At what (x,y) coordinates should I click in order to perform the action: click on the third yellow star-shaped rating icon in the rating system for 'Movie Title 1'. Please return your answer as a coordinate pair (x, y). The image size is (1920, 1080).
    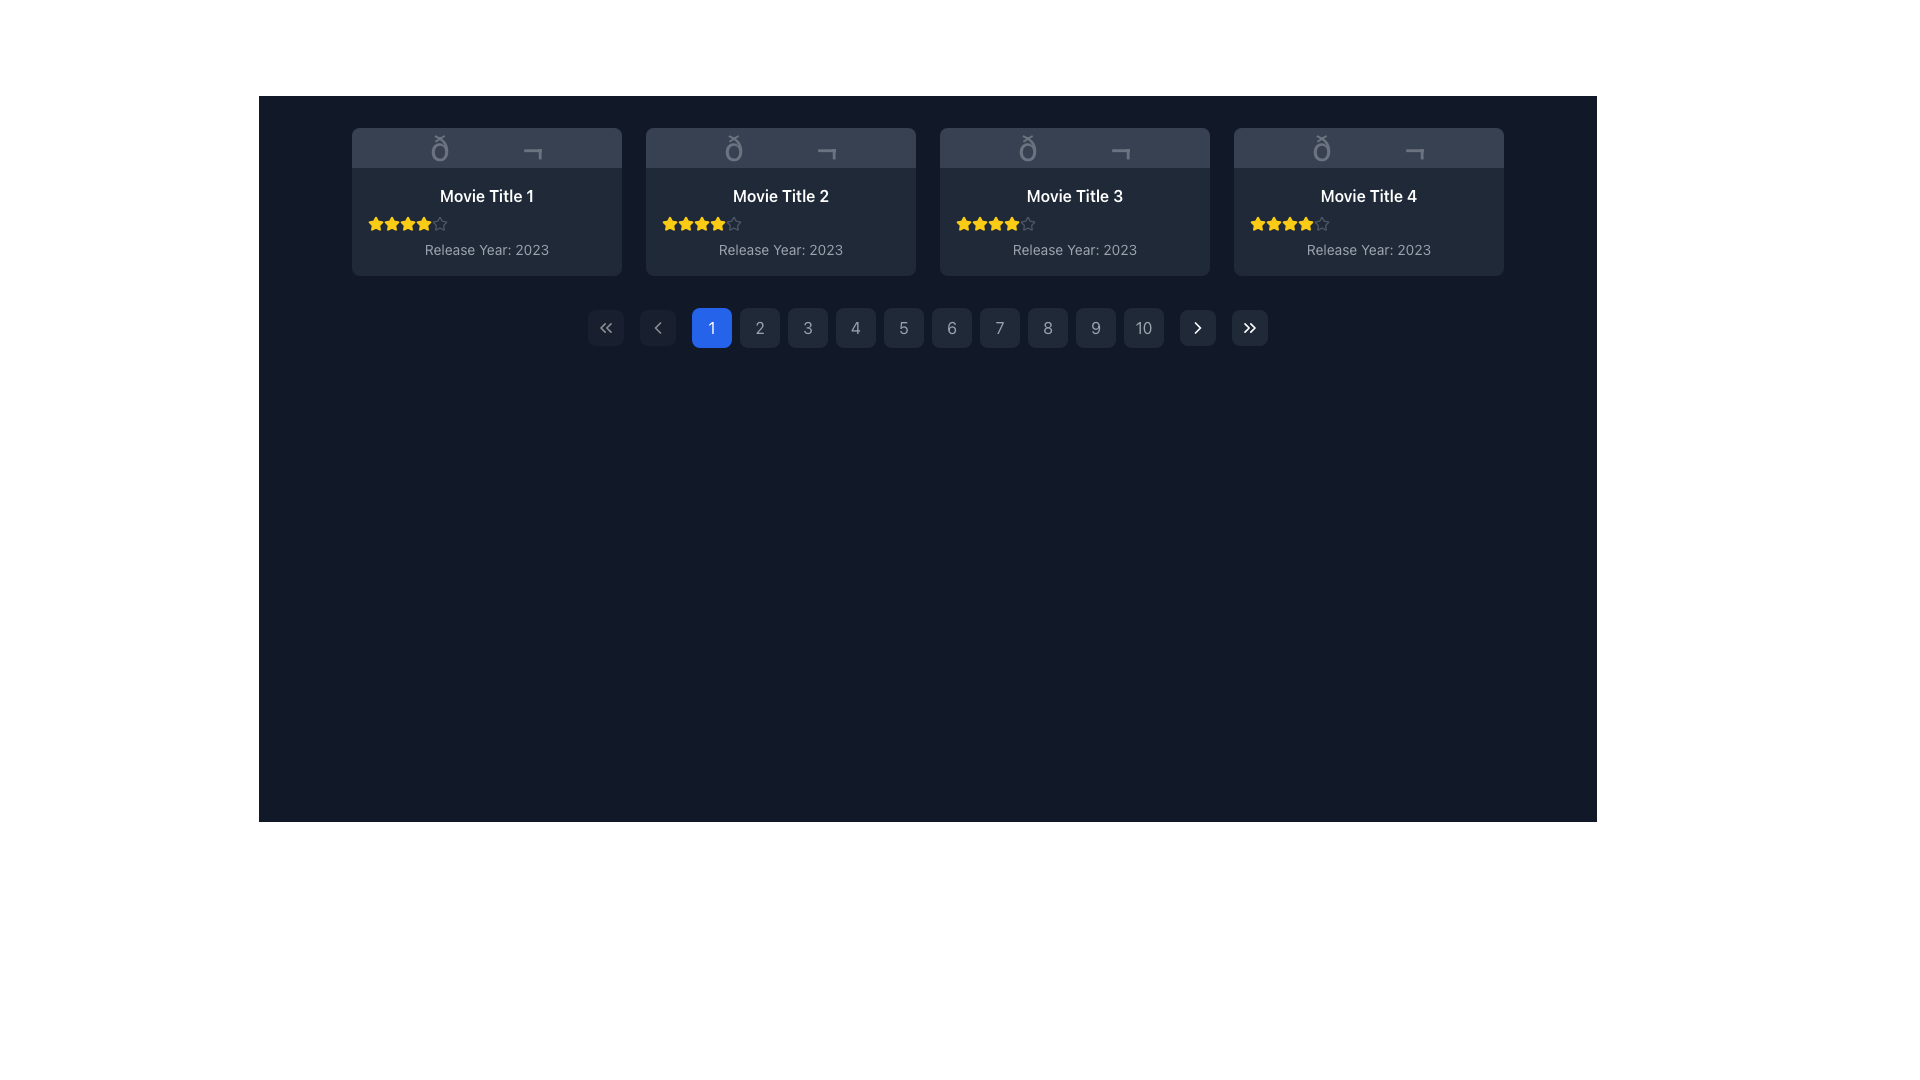
    Looking at the image, I should click on (407, 223).